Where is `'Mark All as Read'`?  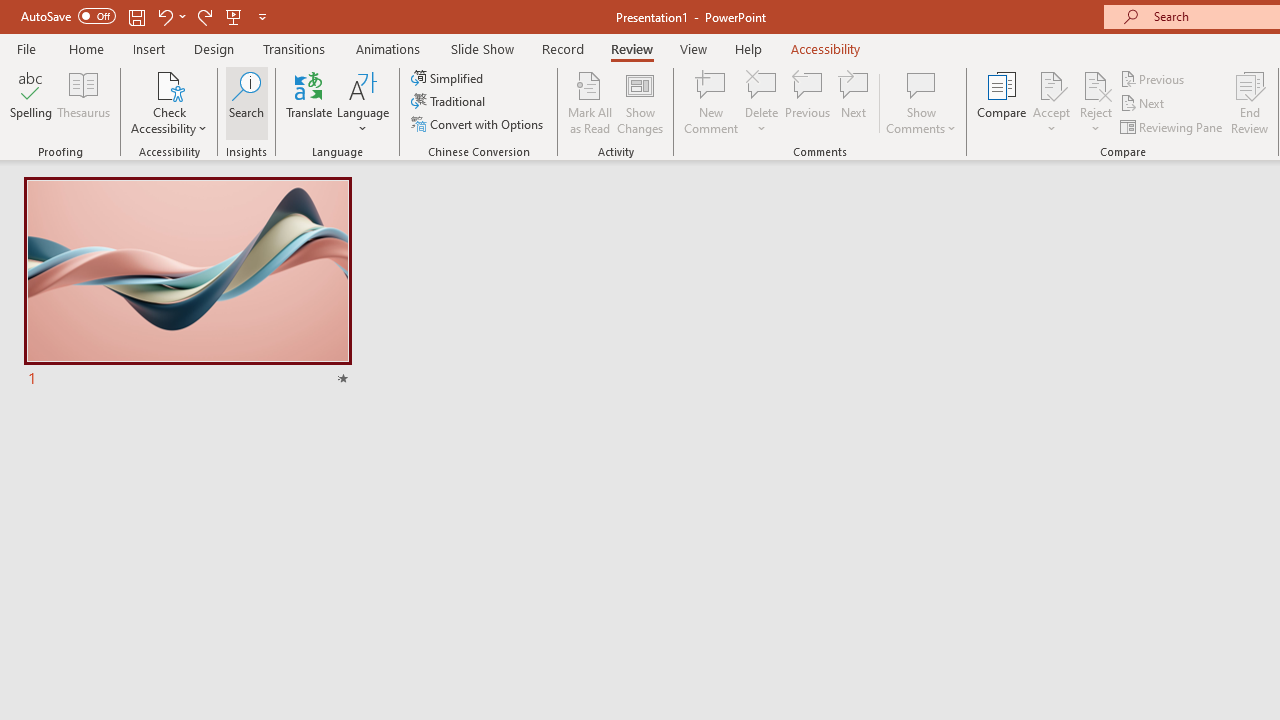 'Mark All as Read' is located at coordinates (589, 103).